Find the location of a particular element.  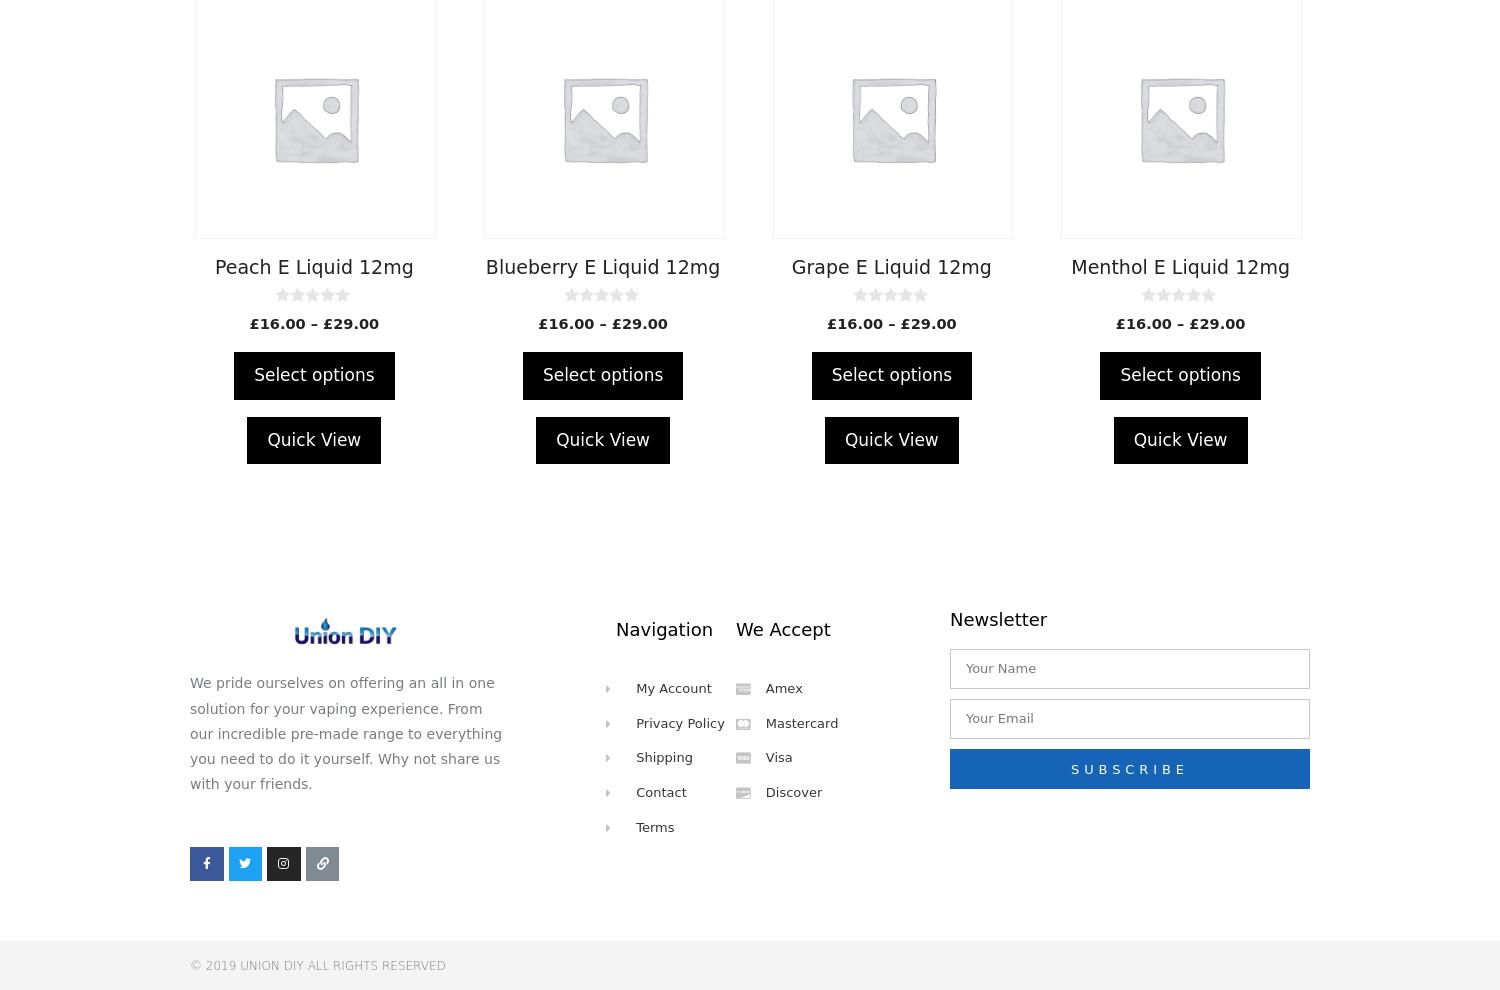

'Grape E Liquid 12mg' is located at coordinates (790, 266).